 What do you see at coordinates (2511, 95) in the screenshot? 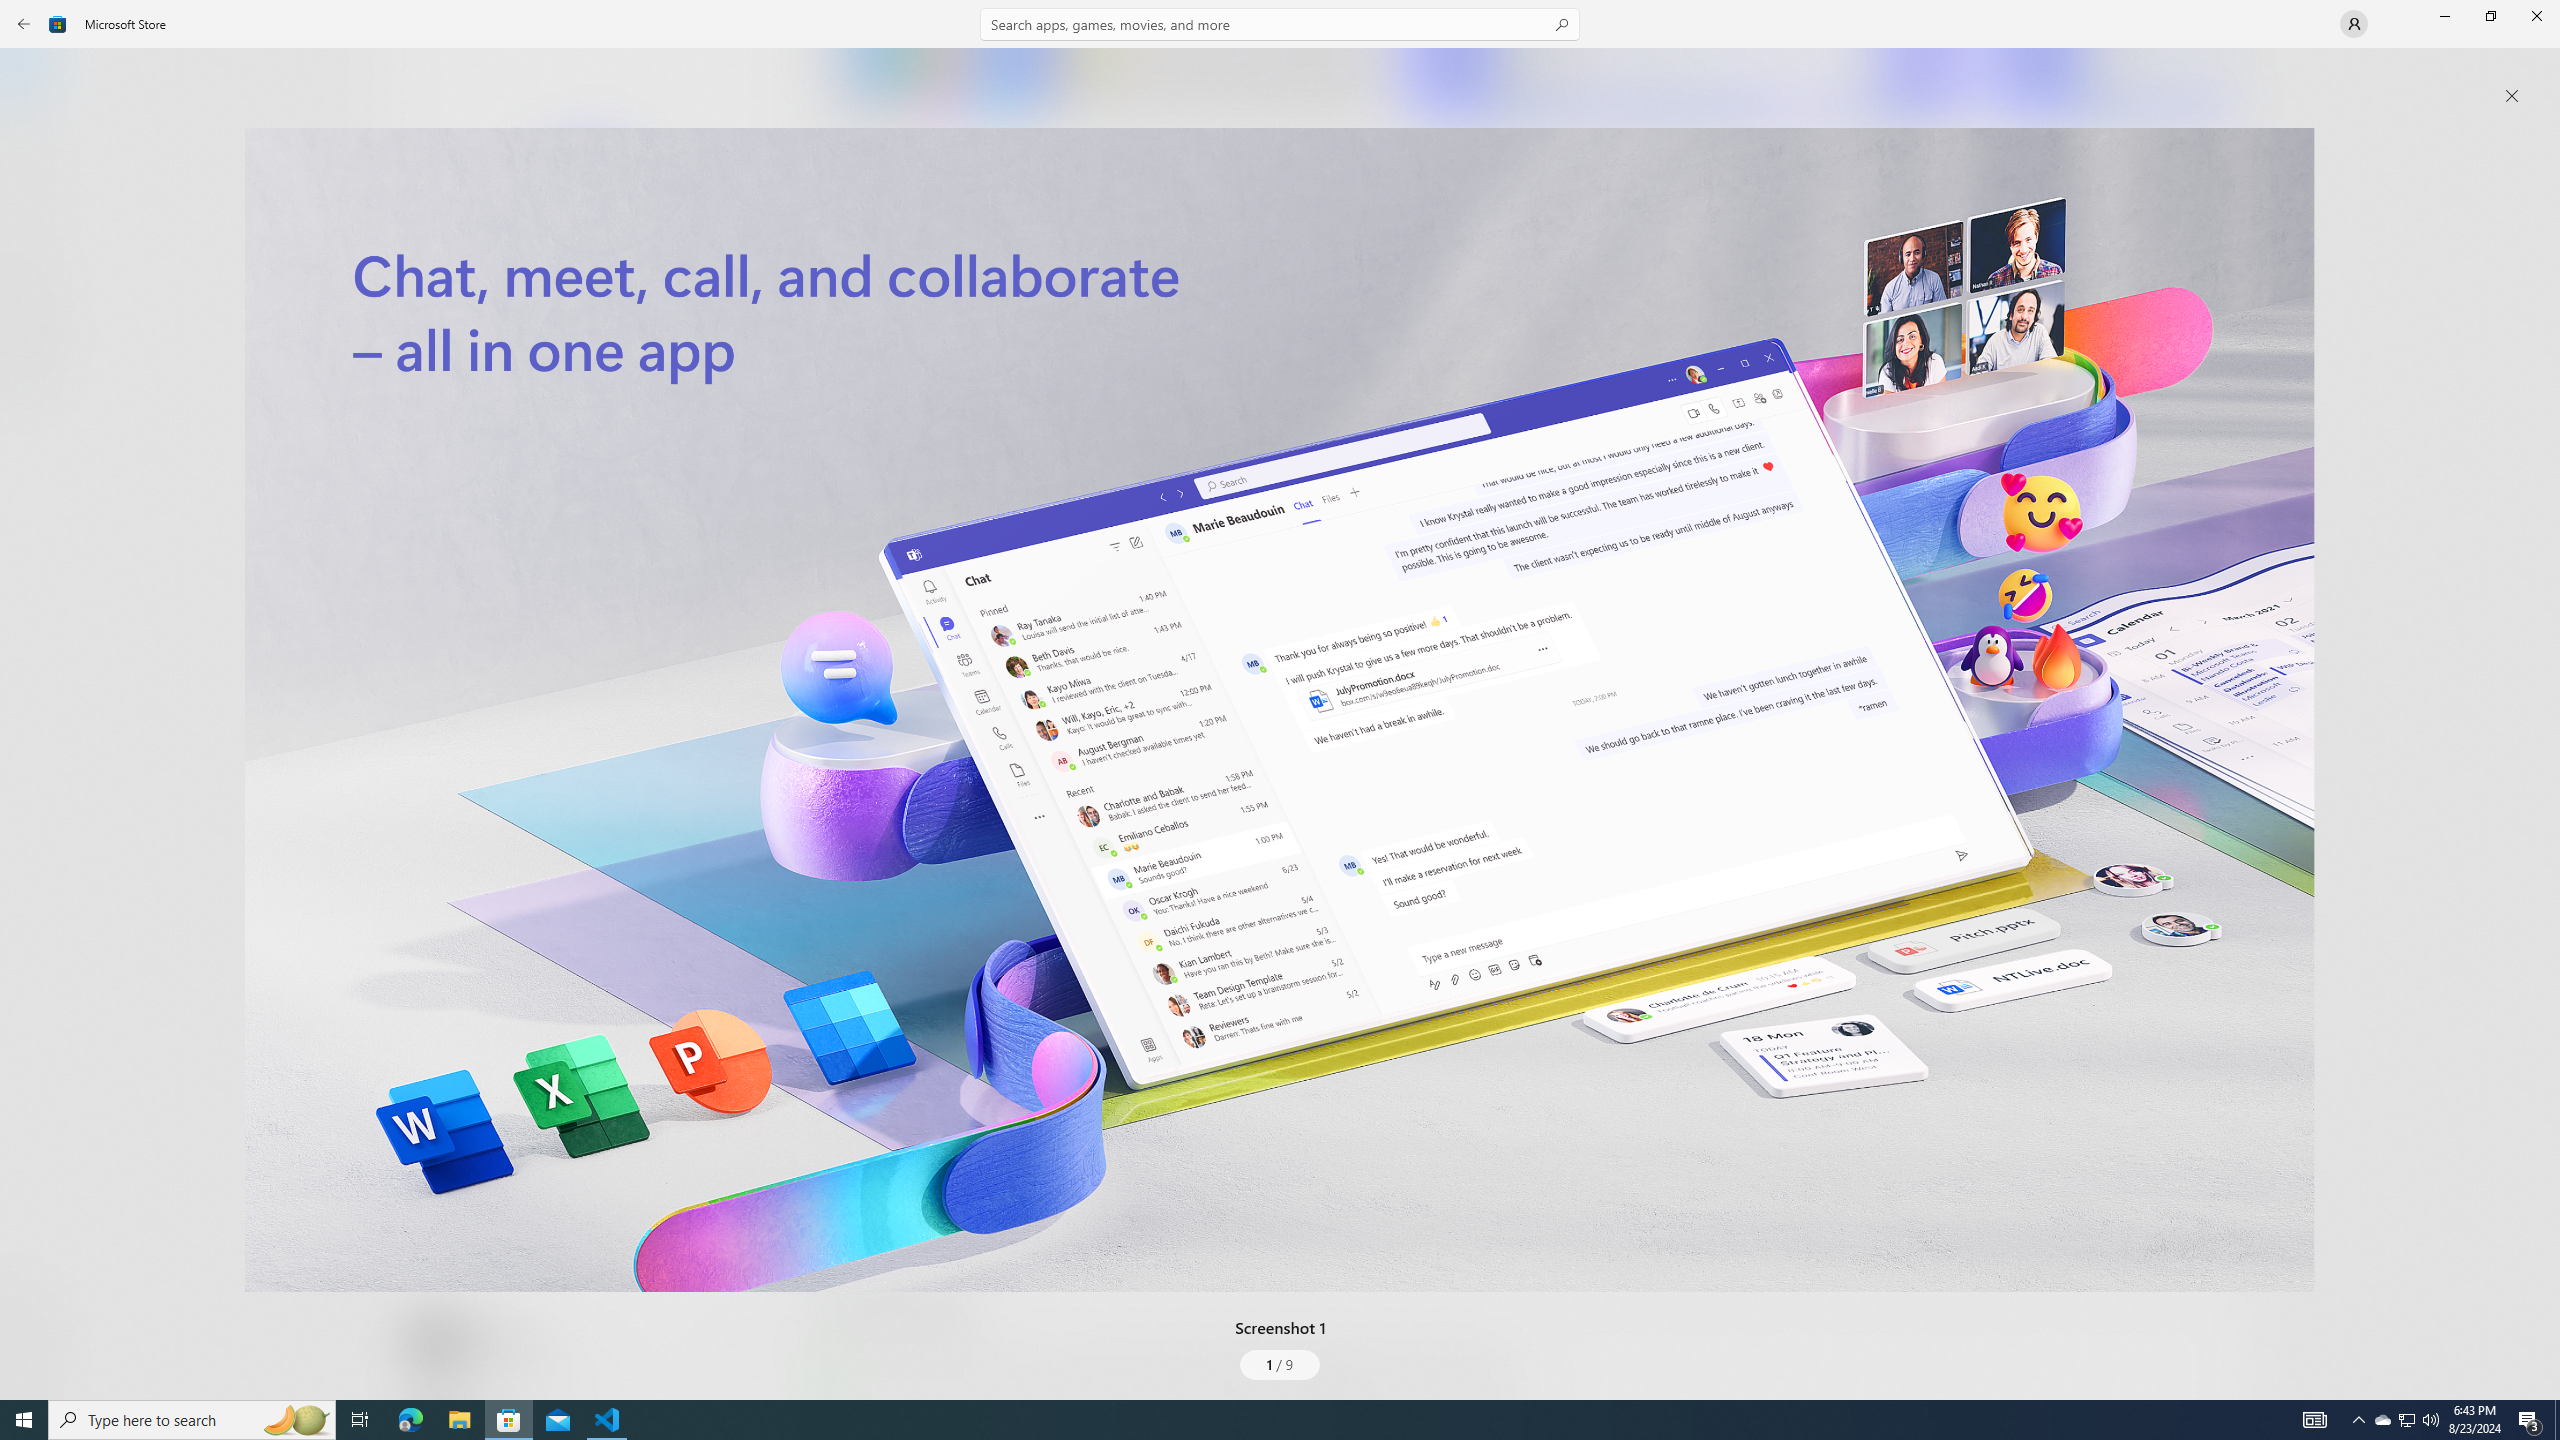
I see `'close popup window'` at bounding box center [2511, 95].